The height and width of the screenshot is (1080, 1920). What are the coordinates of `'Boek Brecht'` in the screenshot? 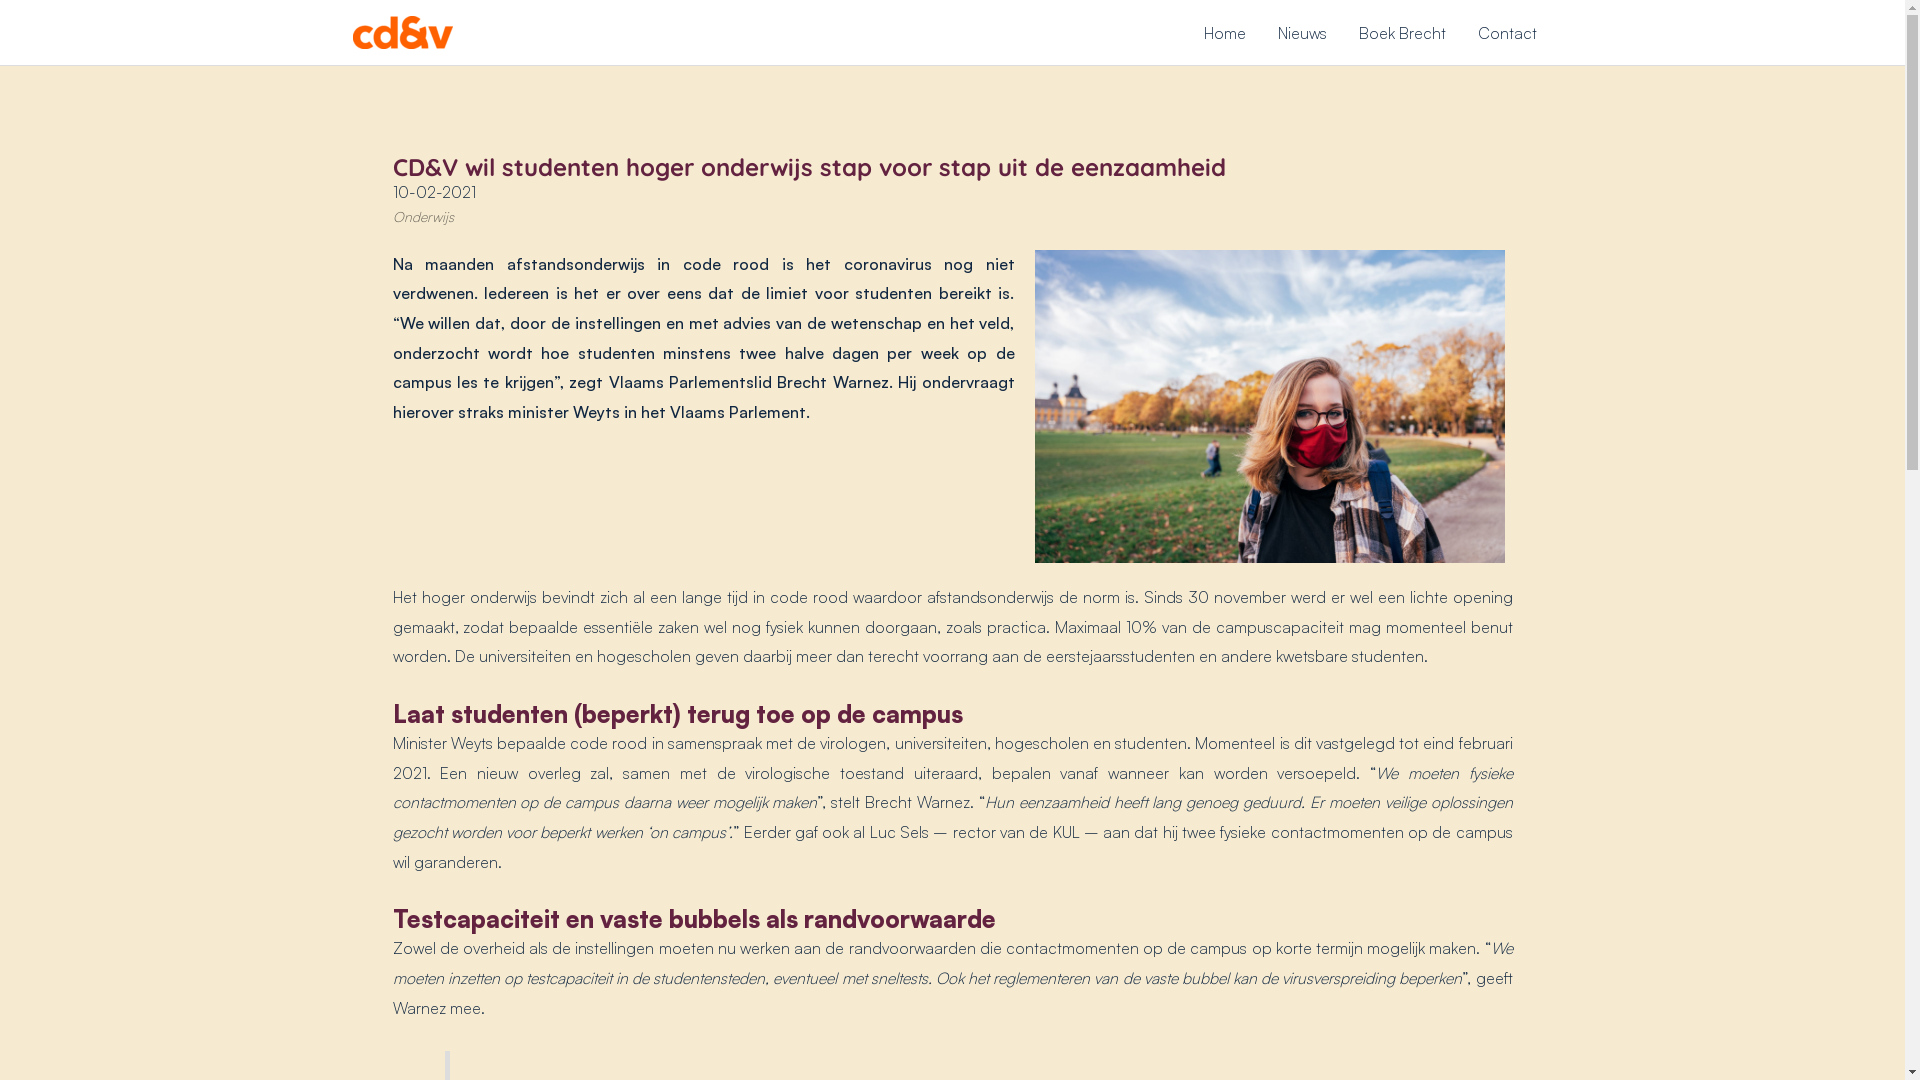 It's located at (1400, 31).